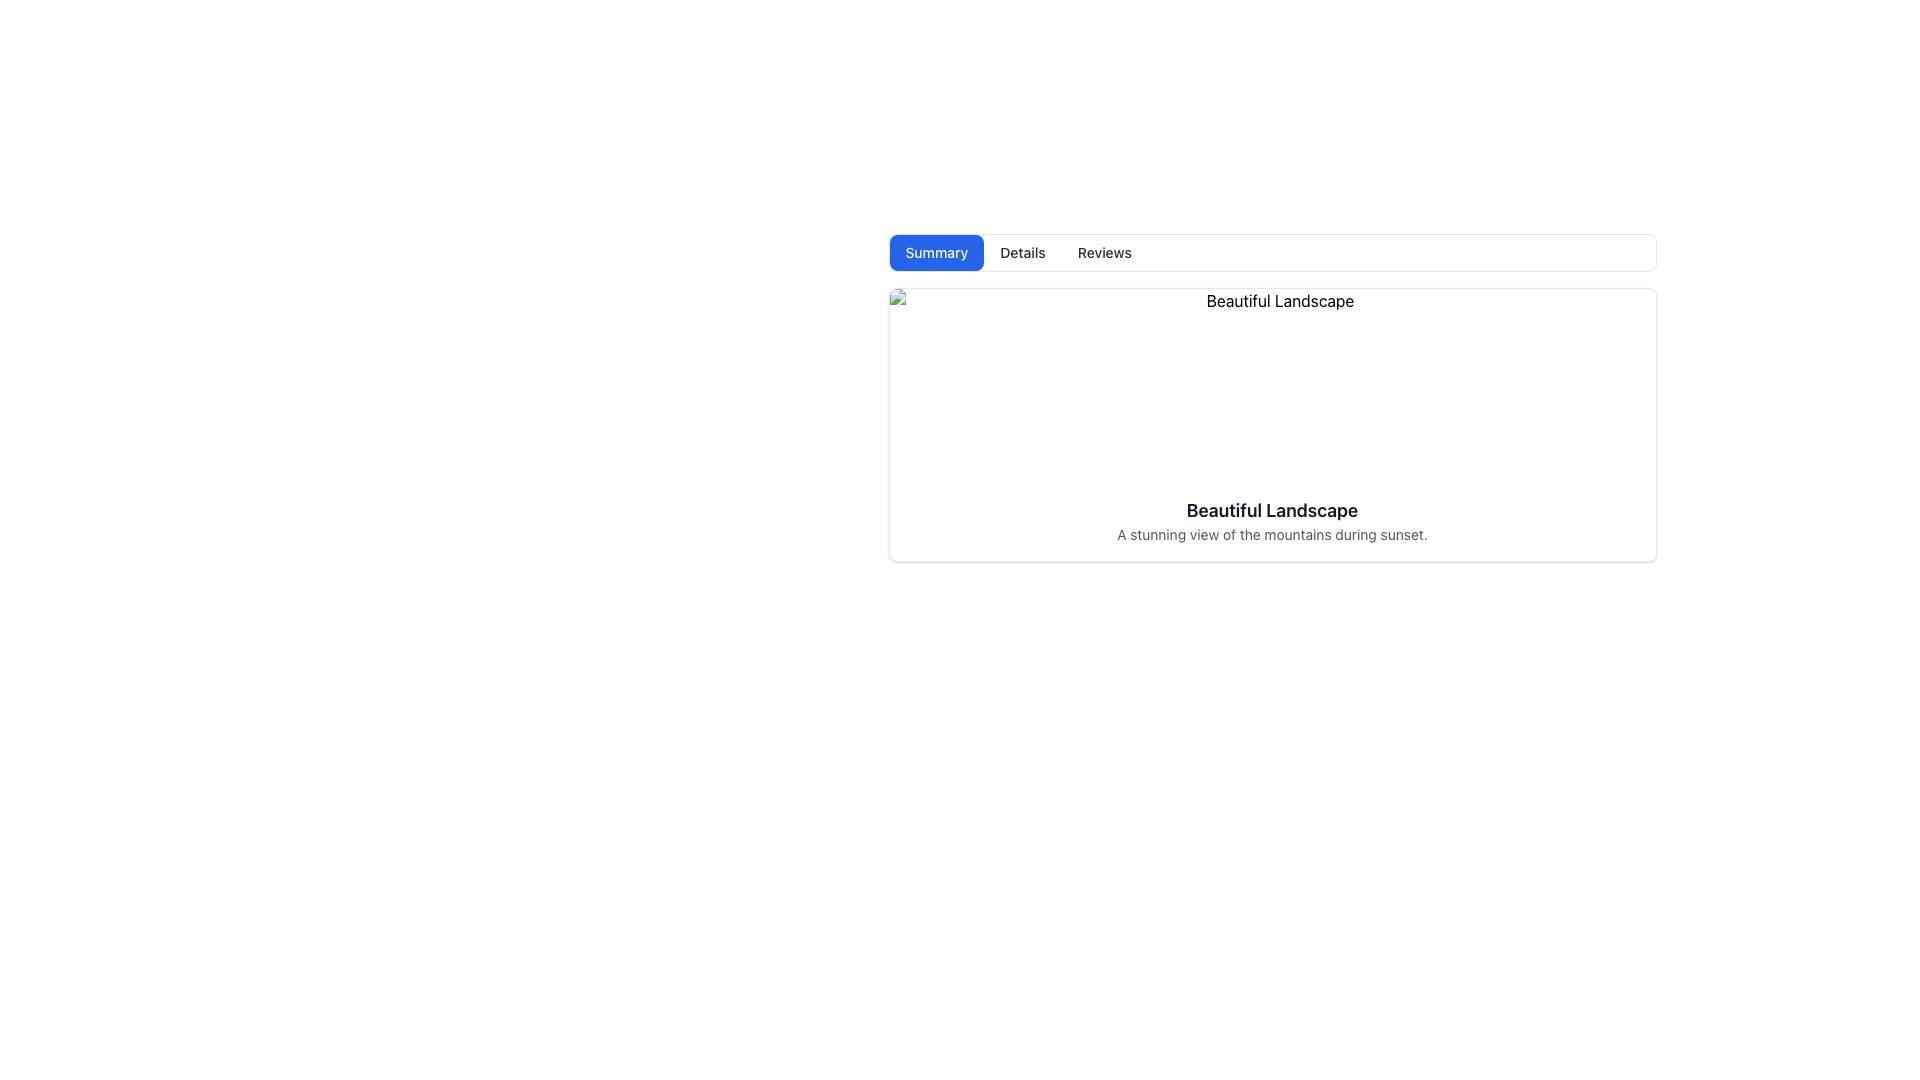 This screenshot has width=1920, height=1080. Describe the element at coordinates (1022, 252) in the screenshot. I see `the button that is the second option in a horizontal tab, located between the 'Summary' button and the 'Reviews' button` at that location.